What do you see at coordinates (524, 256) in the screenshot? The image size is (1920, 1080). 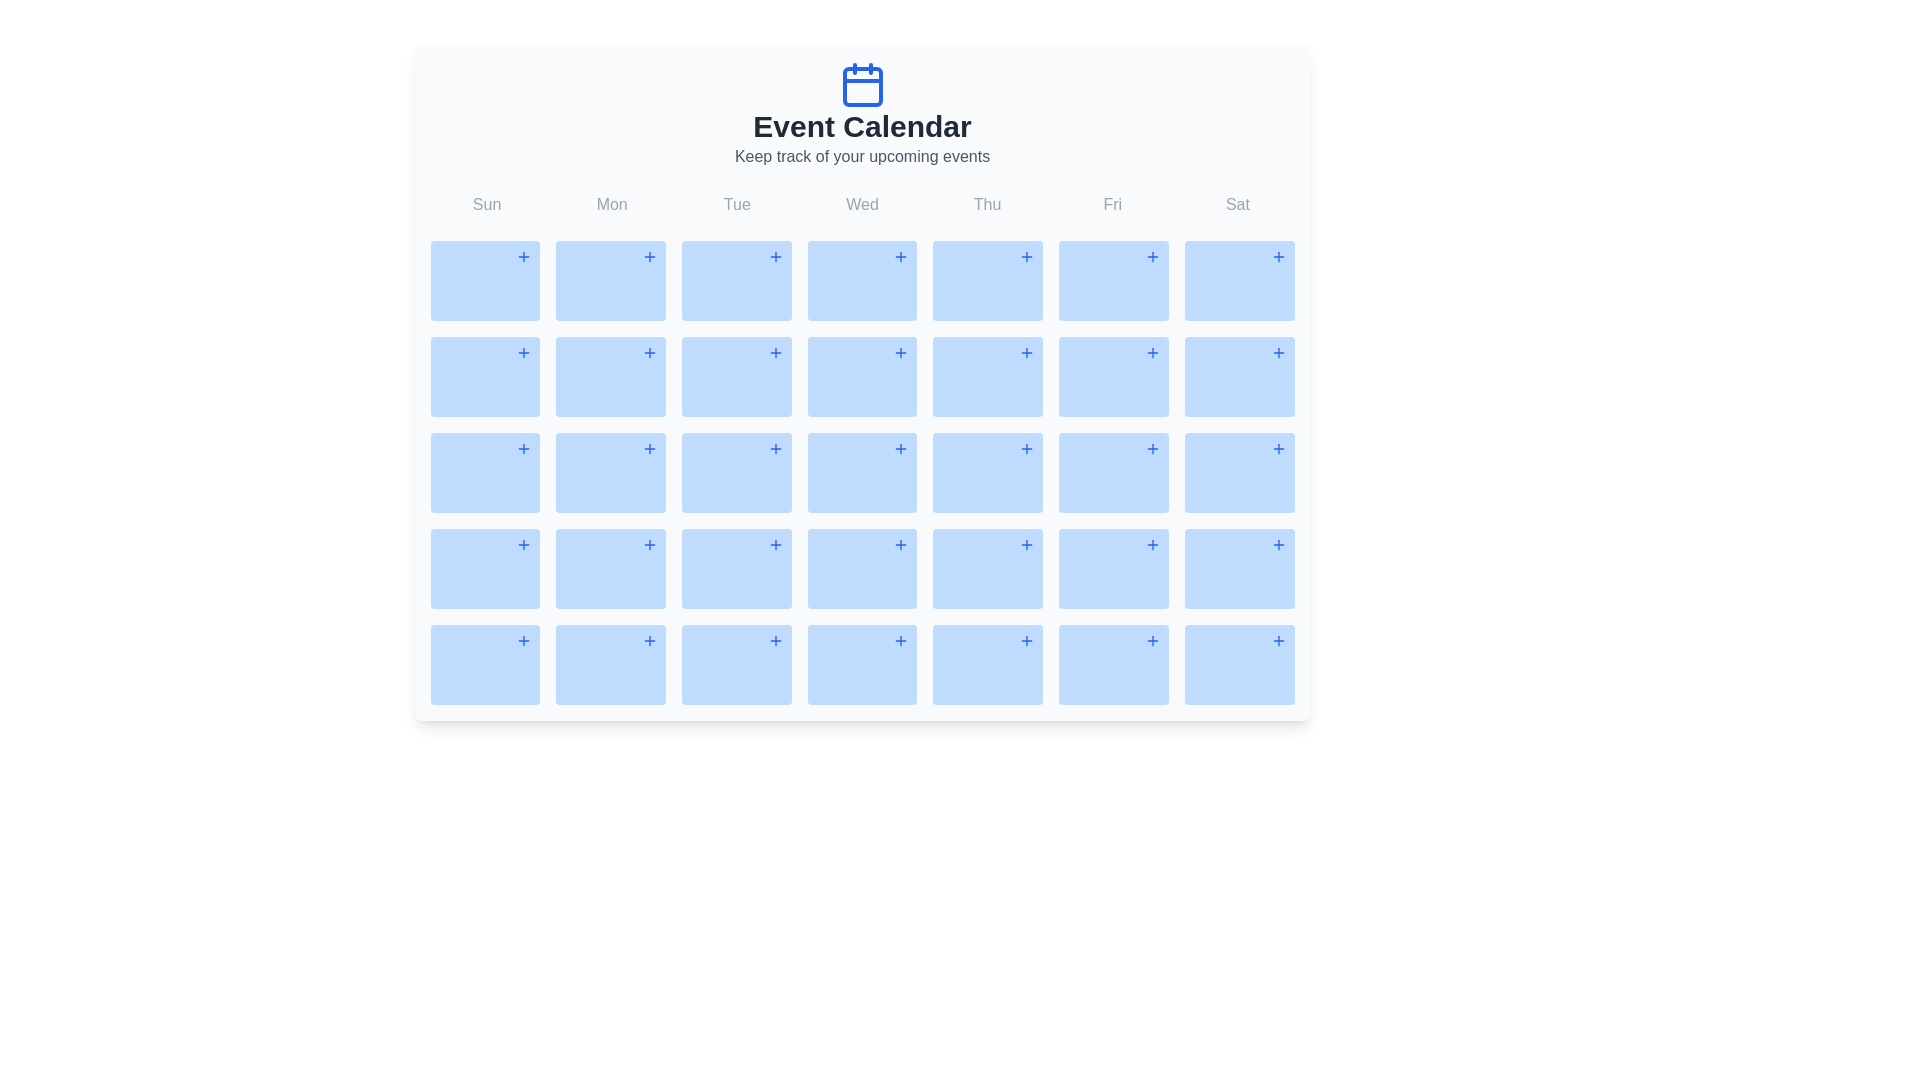 I see `the action button located in the first column and first row of the calendar grid` at bounding box center [524, 256].